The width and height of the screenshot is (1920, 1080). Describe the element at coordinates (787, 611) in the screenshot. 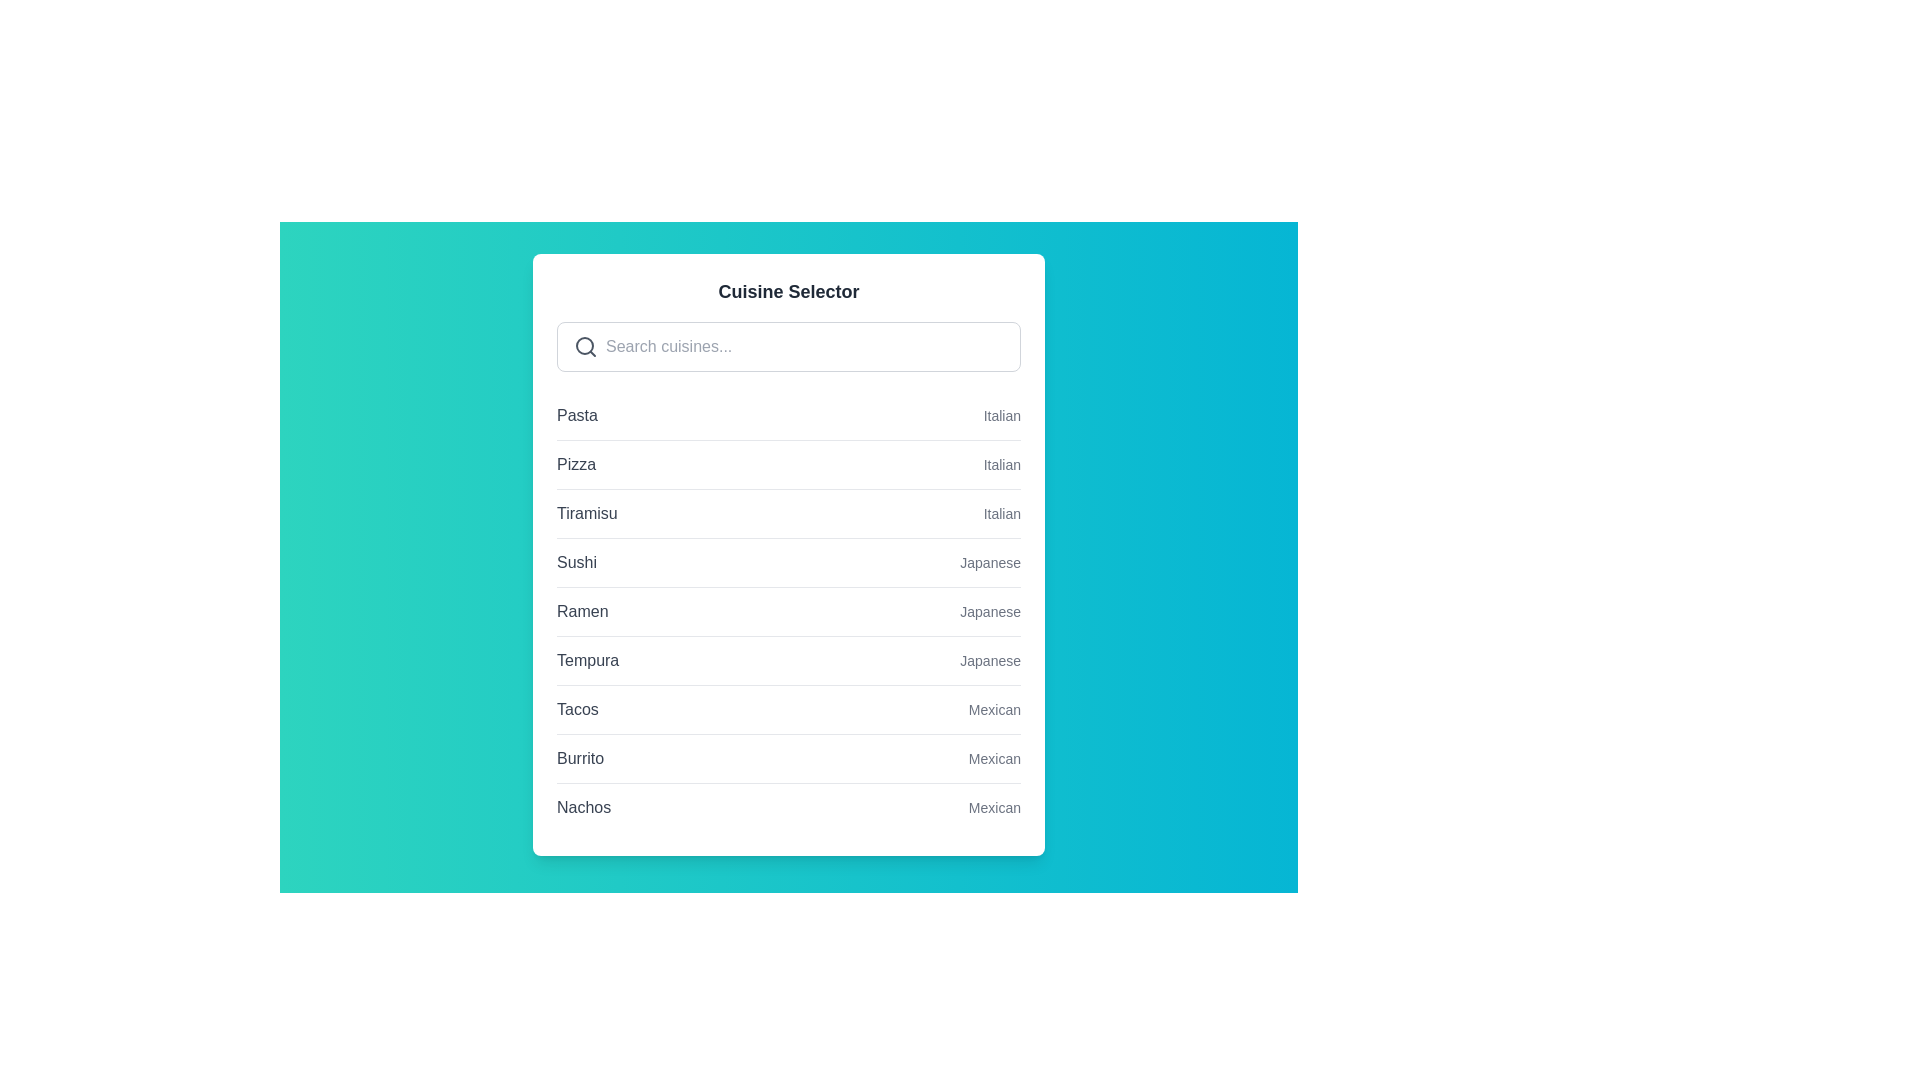

I see `to select the list item labeled 'Ramen' in bold, which is the fifth entry under 'Cuisine Selector', located between 'Sushi' and 'Tempura'` at that location.